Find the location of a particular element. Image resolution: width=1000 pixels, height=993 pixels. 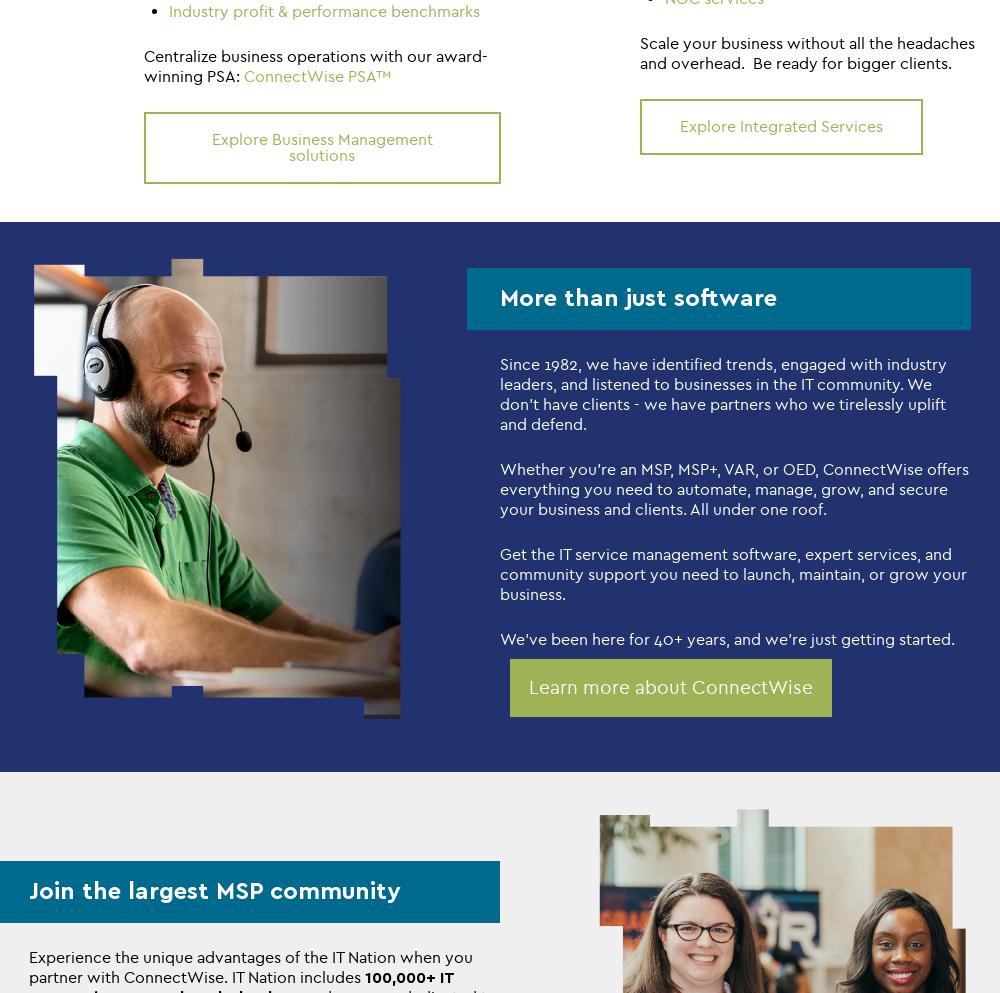

'100,000+' is located at coordinates (364, 977).